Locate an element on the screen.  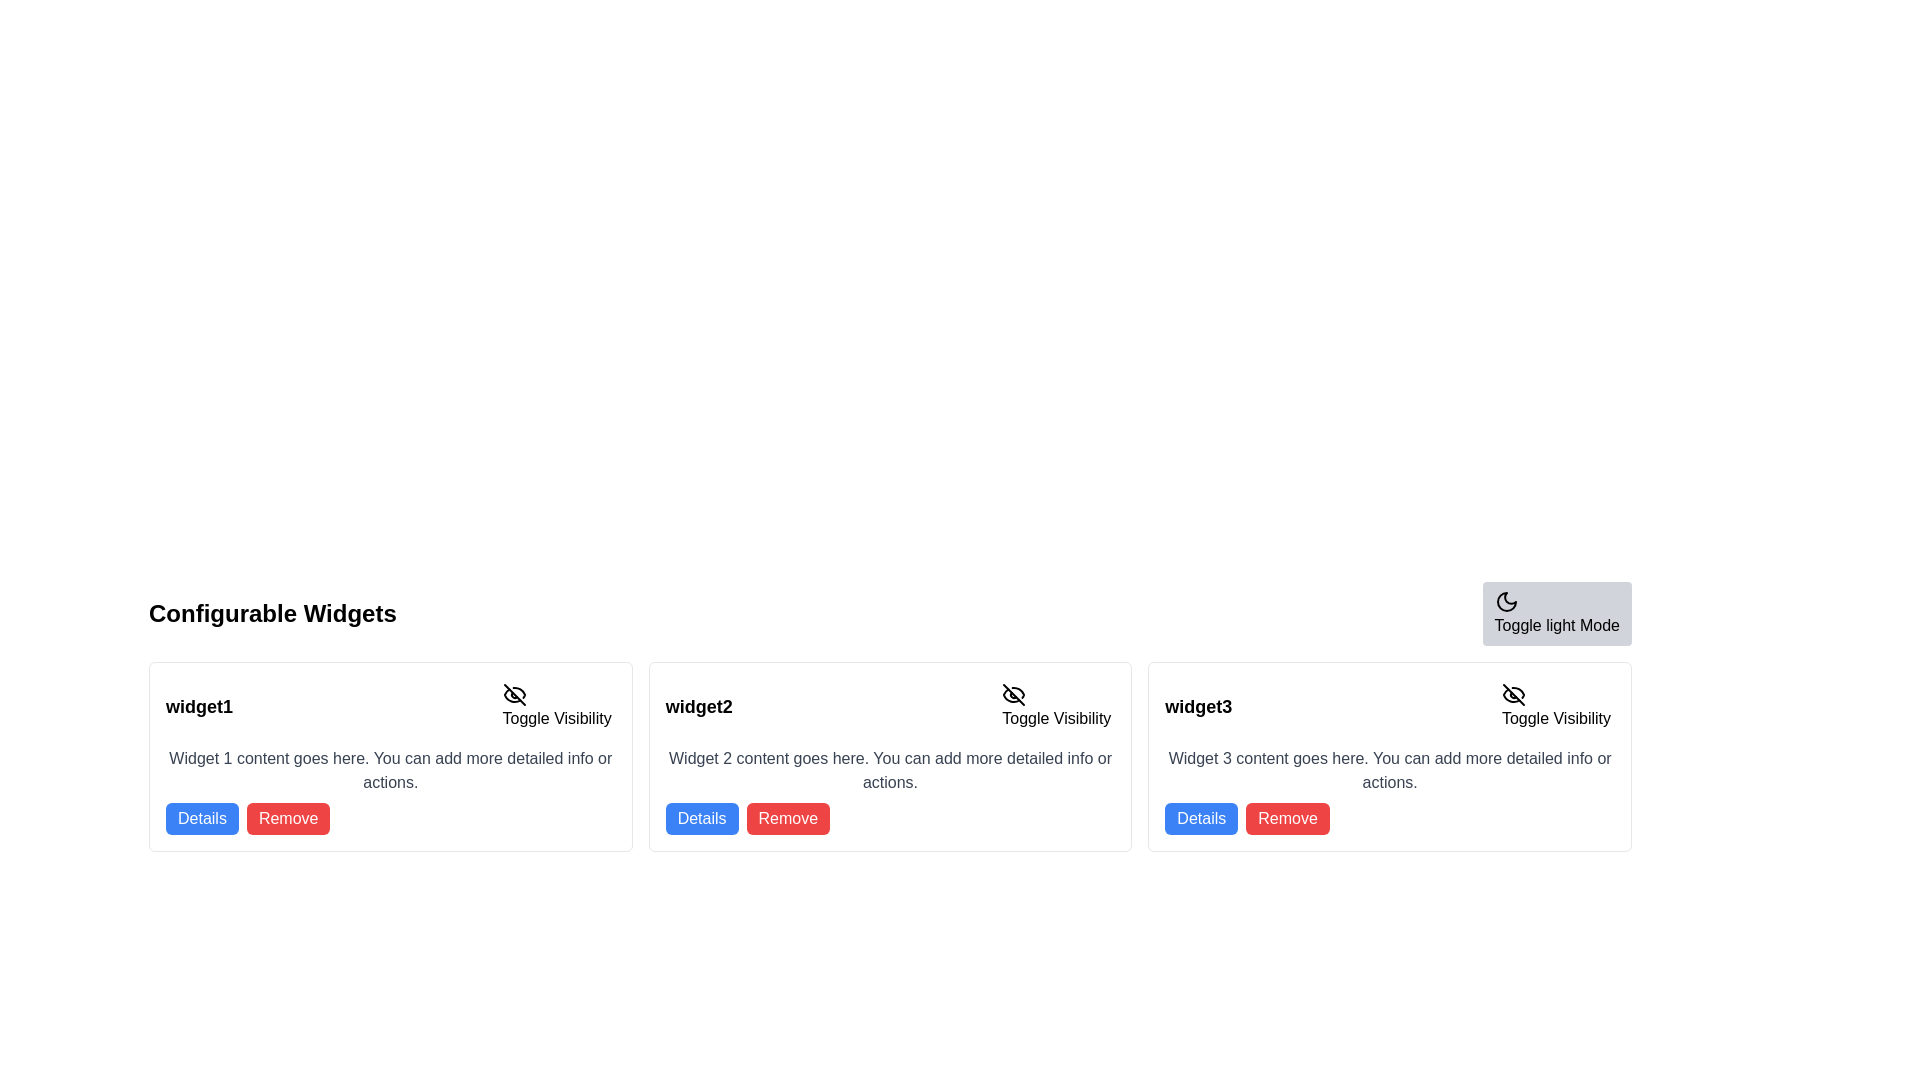
the delete button for 'widget1' using keyboard navigation is located at coordinates (287, 818).